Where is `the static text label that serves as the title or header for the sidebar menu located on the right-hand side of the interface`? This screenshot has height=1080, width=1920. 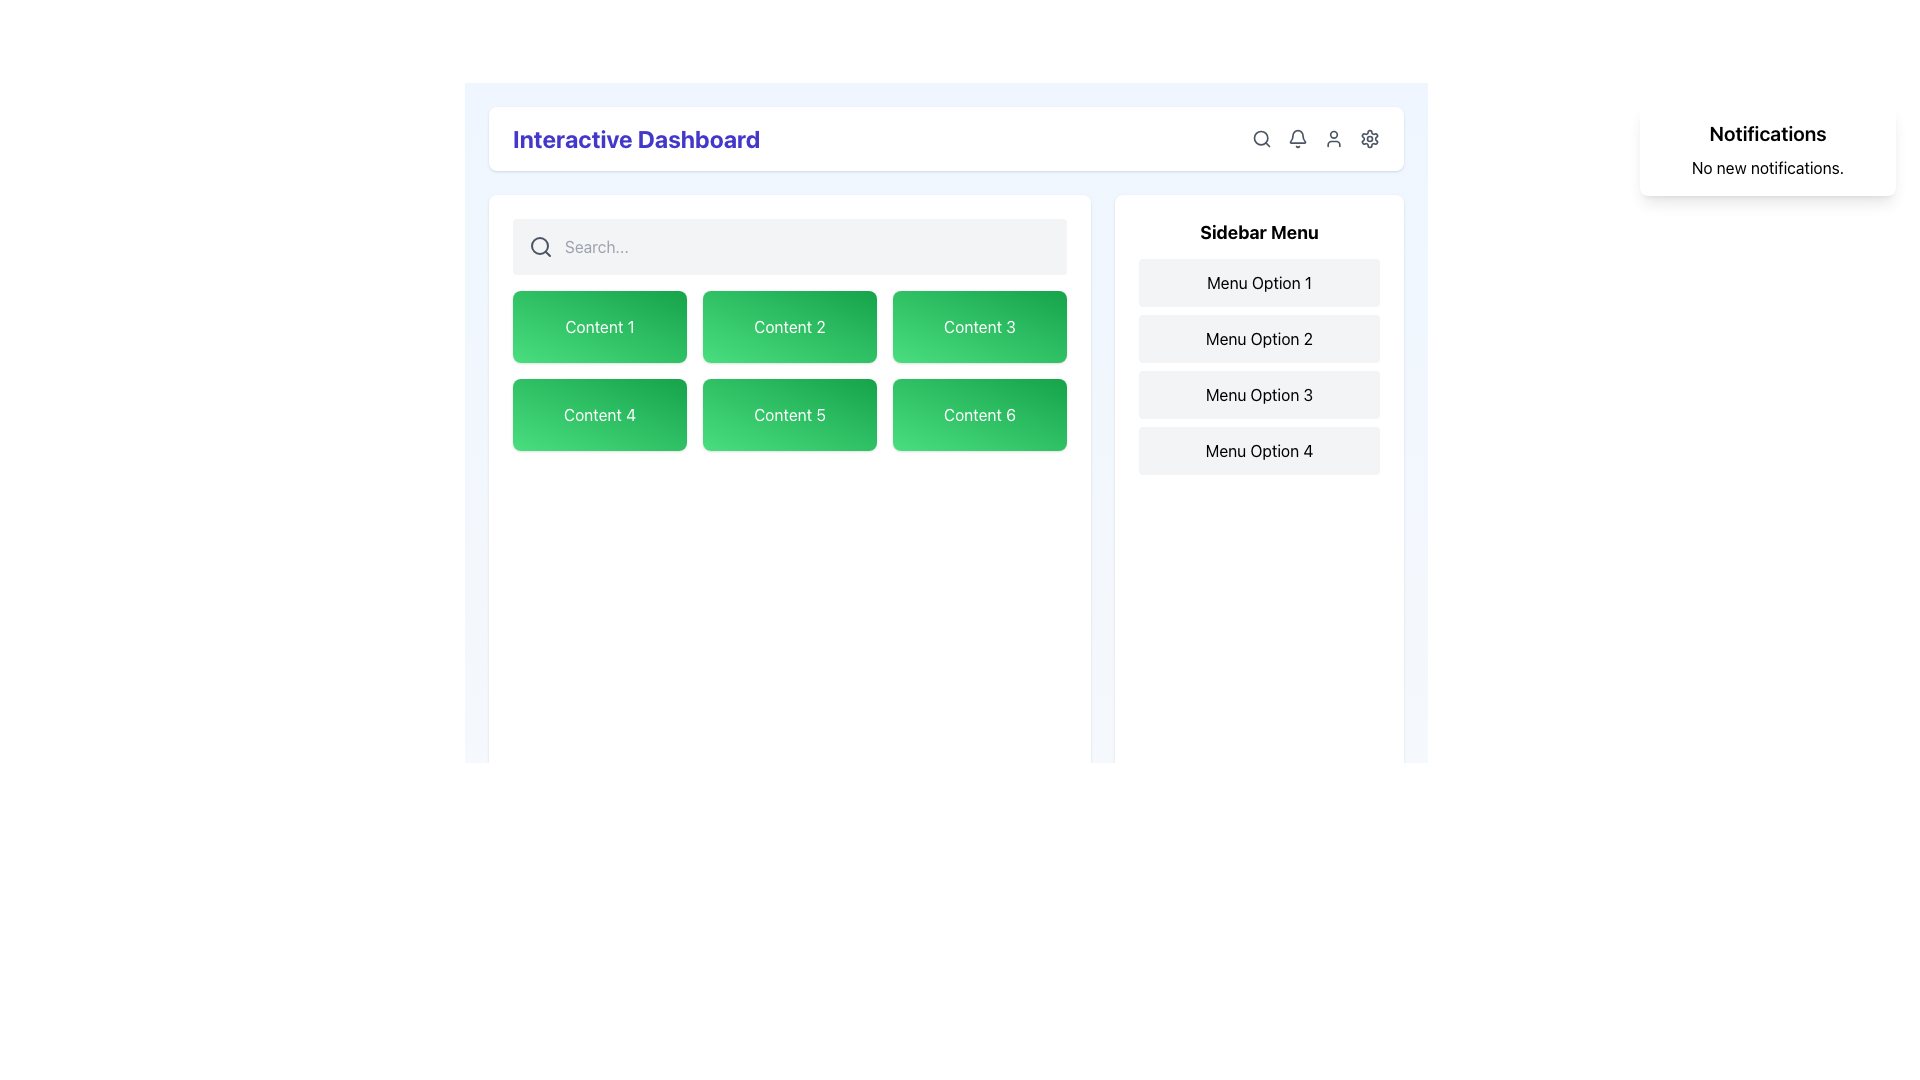
the static text label that serves as the title or header for the sidebar menu located on the right-hand side of the interface is located at coordinates (1258, 231).